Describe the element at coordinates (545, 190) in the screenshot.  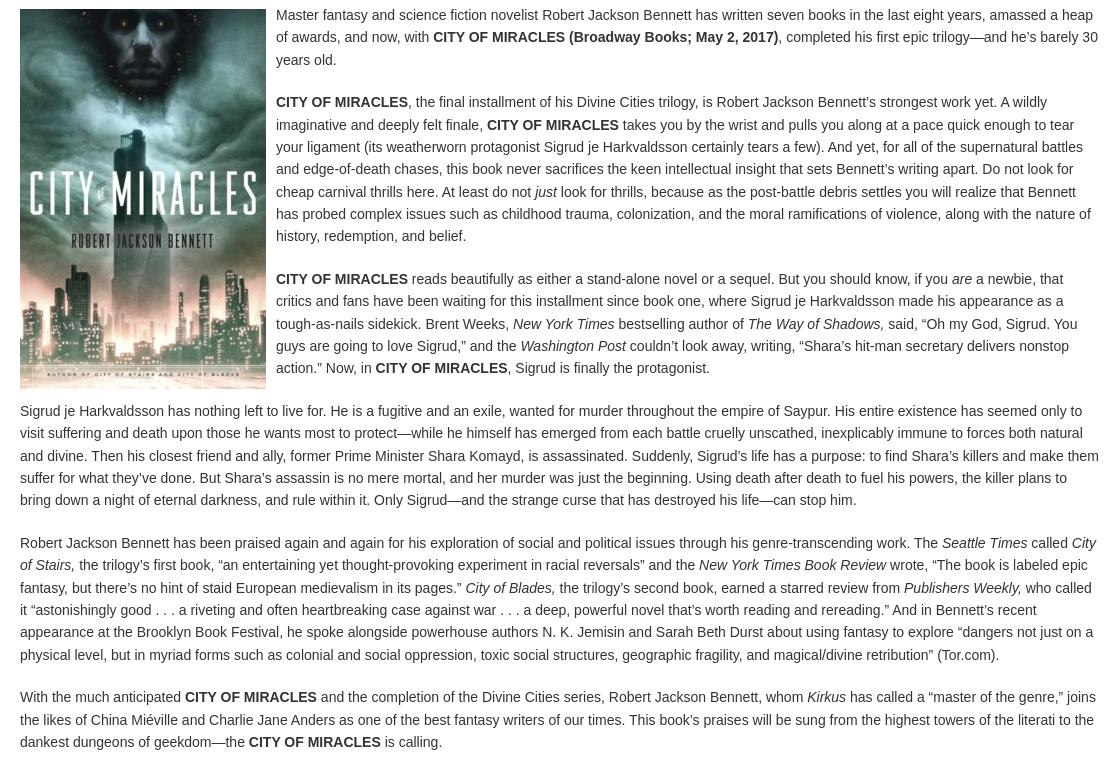
I see `'just'` at that location.